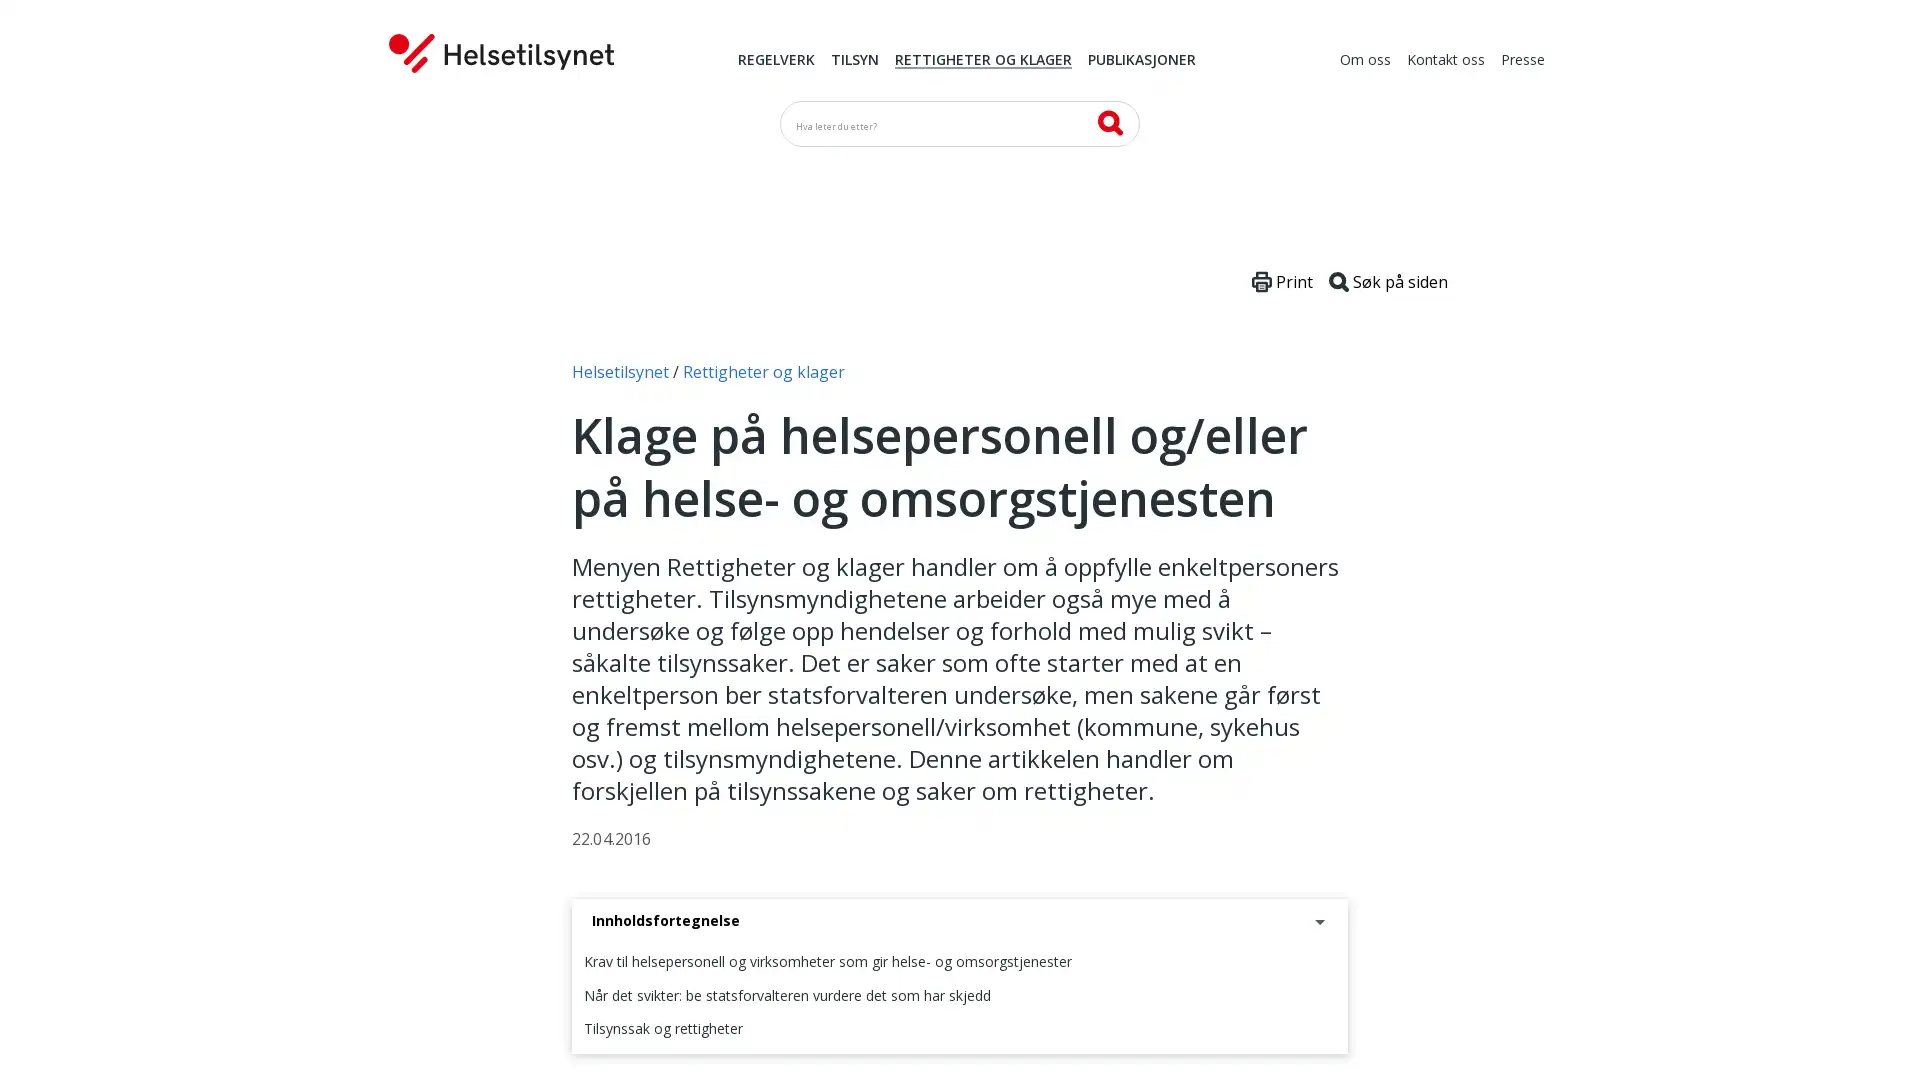 The height and width of the screenshot is (1080, 1920). I want to click on Innholdsfortegnelse, so click(960, 921).